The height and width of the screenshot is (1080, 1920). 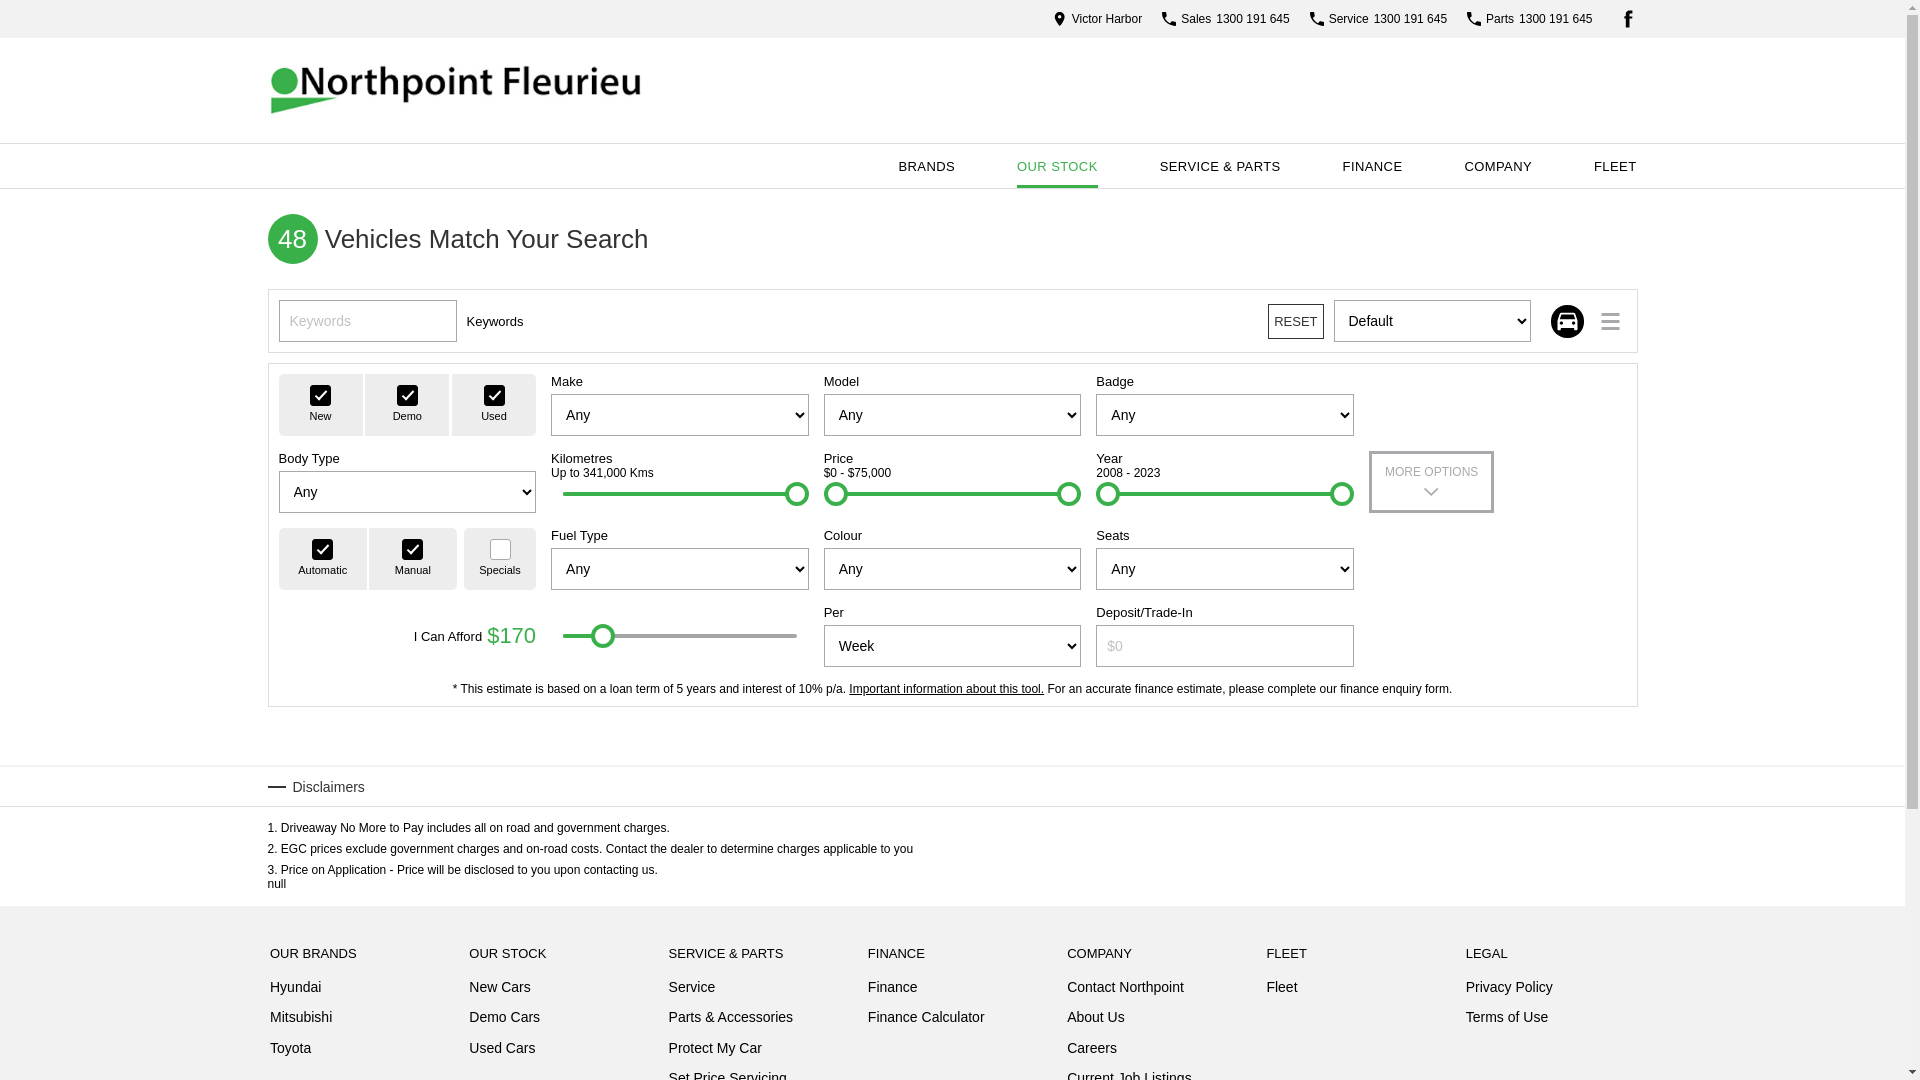 I want to click on 'RESET', so click(x=1266, y=320).